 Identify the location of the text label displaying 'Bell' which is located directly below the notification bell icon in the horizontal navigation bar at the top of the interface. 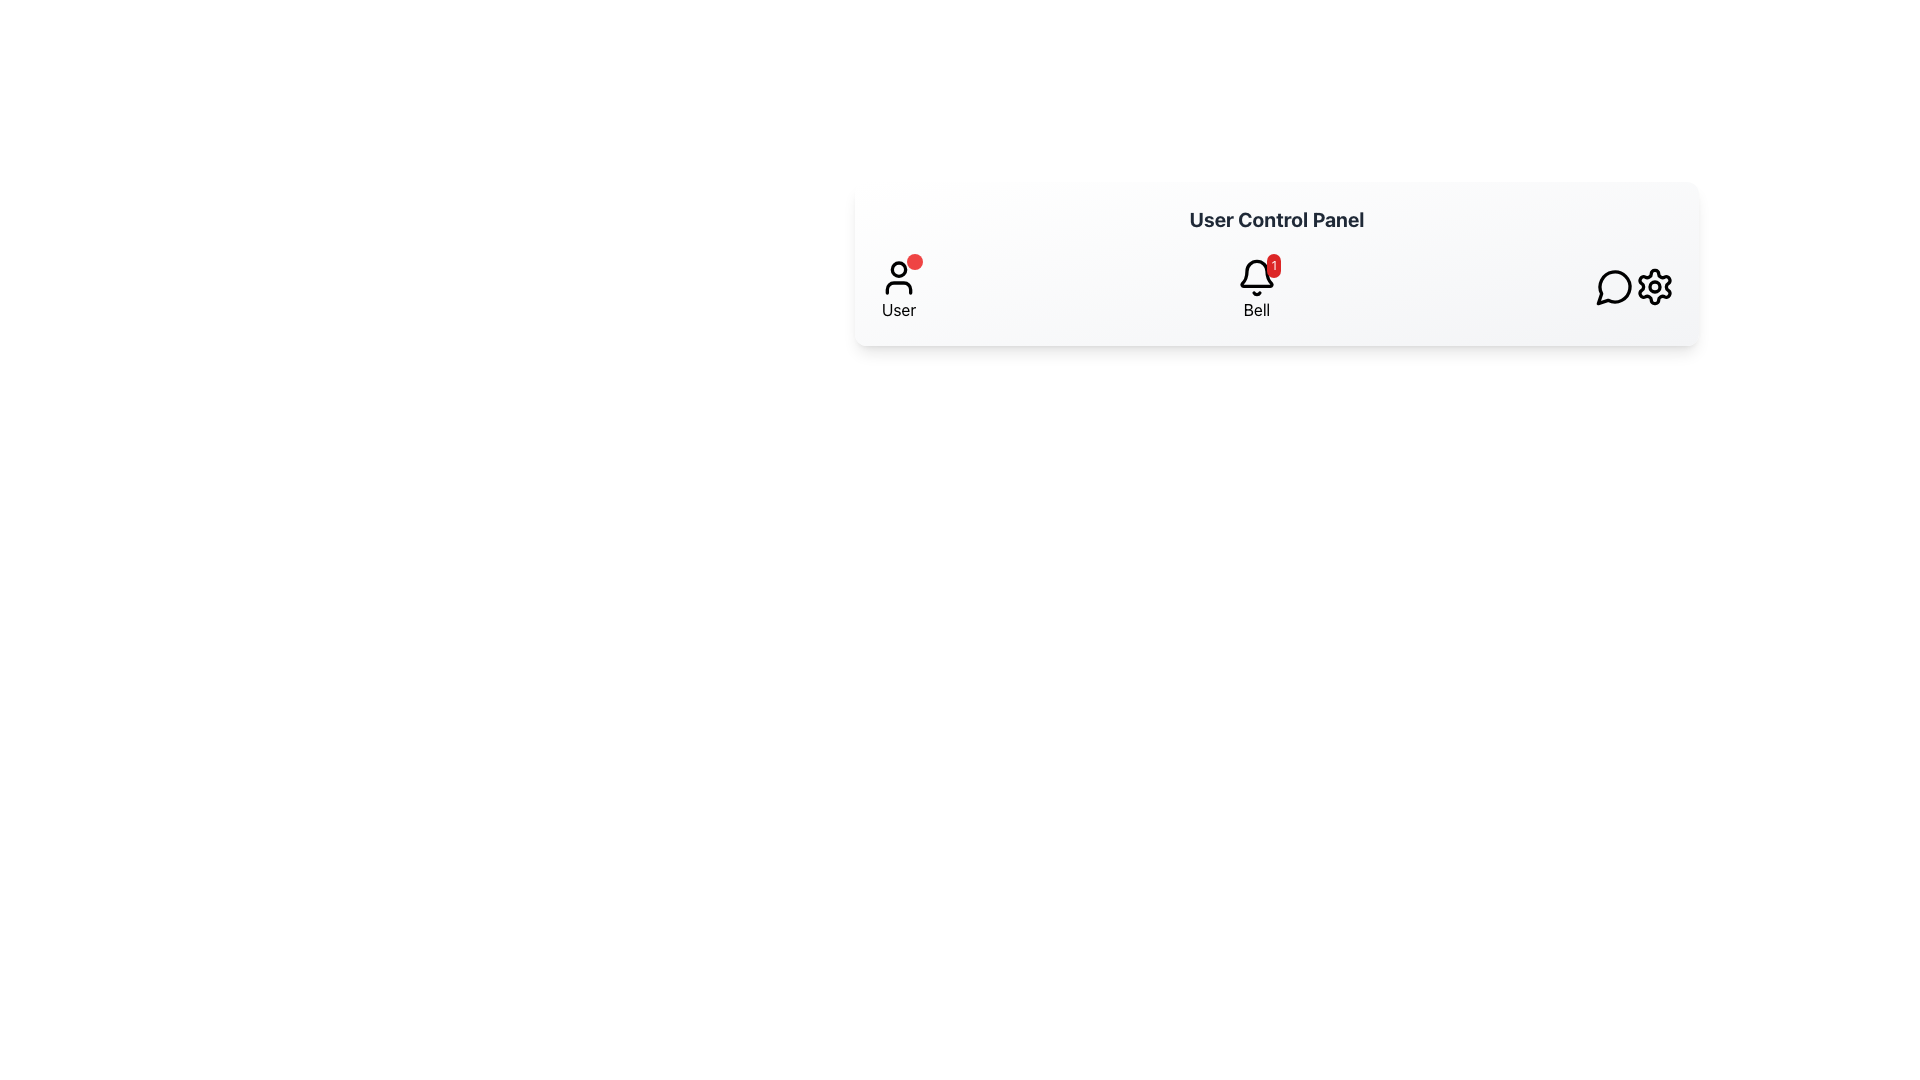
(1256, 309).